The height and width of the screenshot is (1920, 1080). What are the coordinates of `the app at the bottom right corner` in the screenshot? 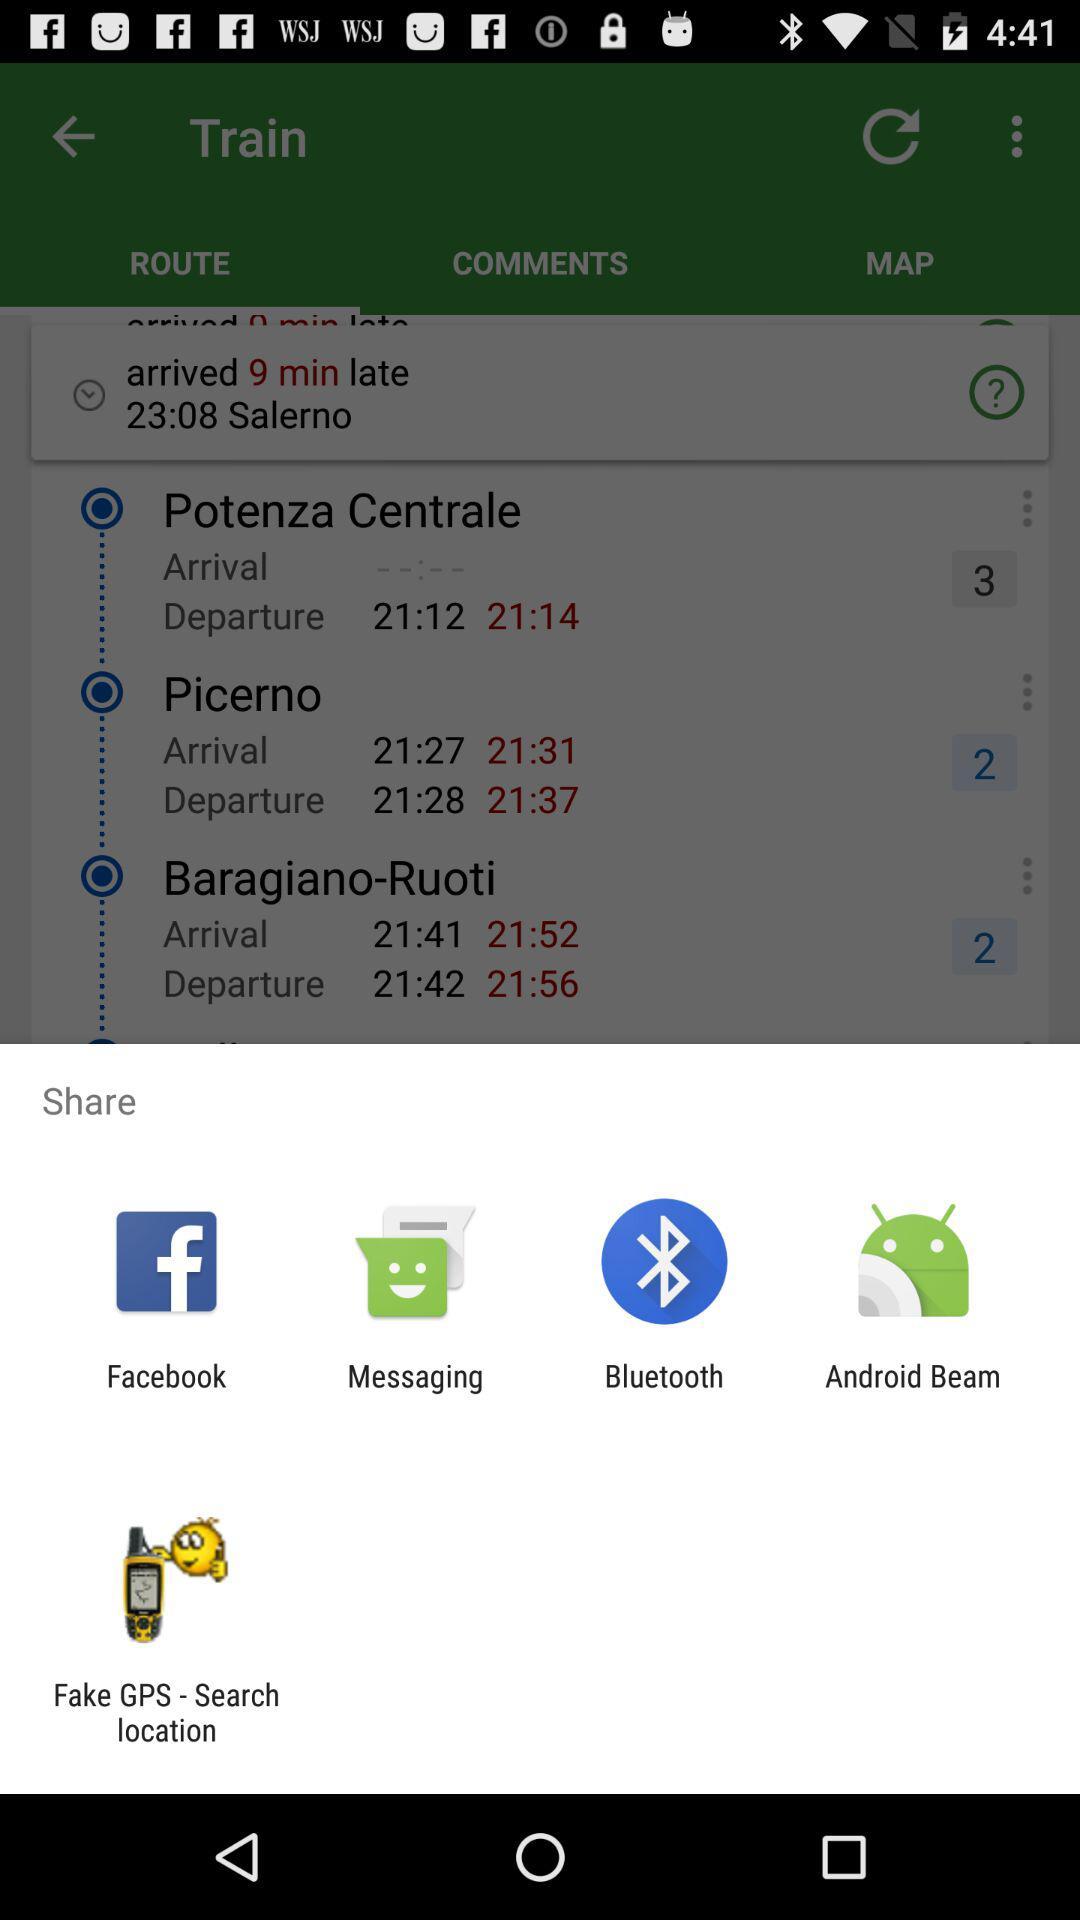 It's located at (913, 1392).